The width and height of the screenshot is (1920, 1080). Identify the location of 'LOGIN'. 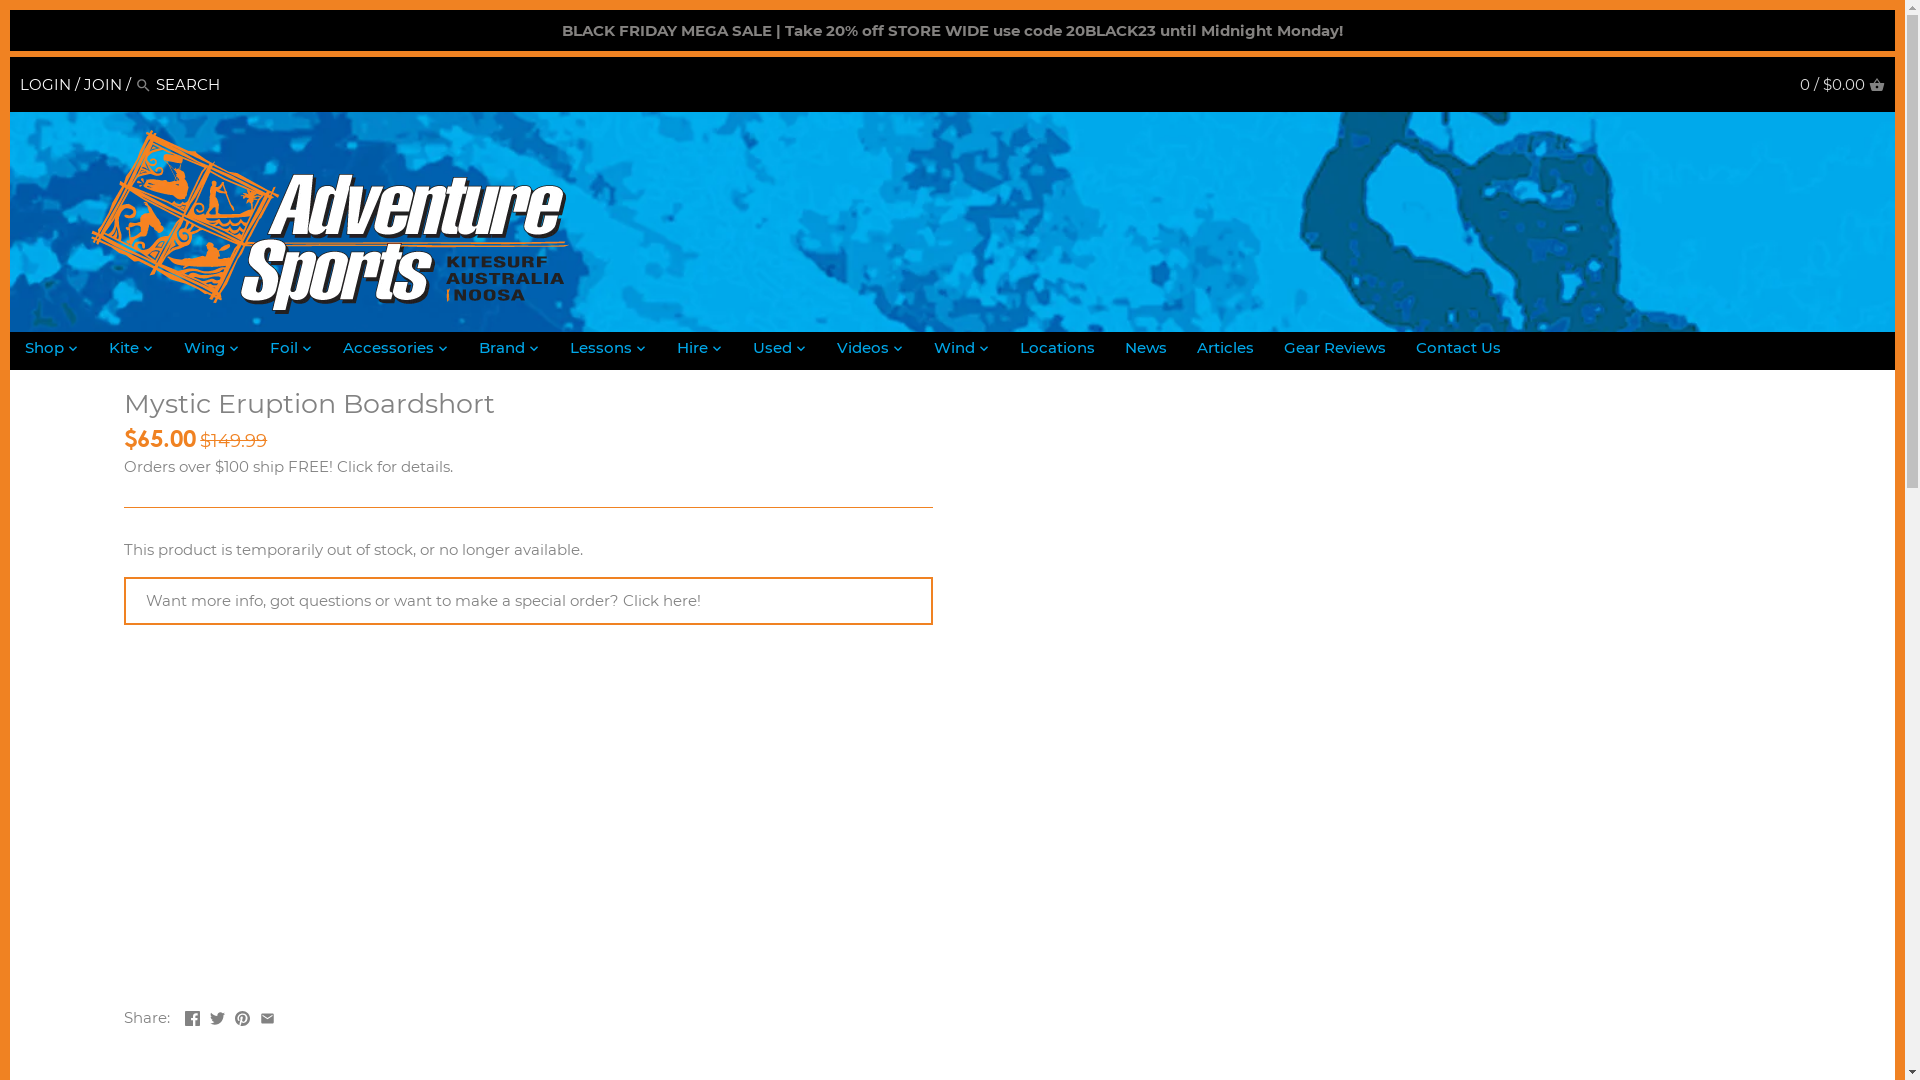
(45, 82).